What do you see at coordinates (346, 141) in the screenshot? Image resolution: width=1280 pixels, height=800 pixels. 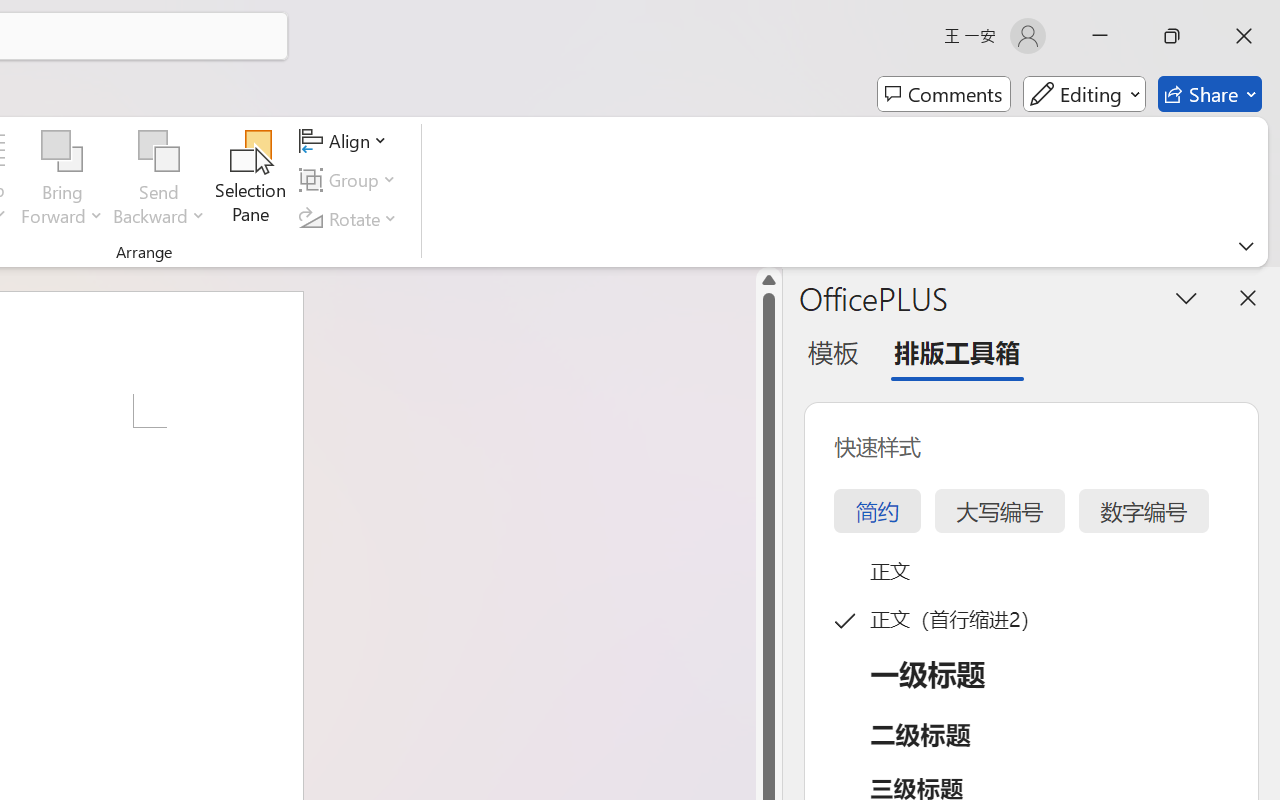 I see `'Align'` at bounding box center [346, 141].